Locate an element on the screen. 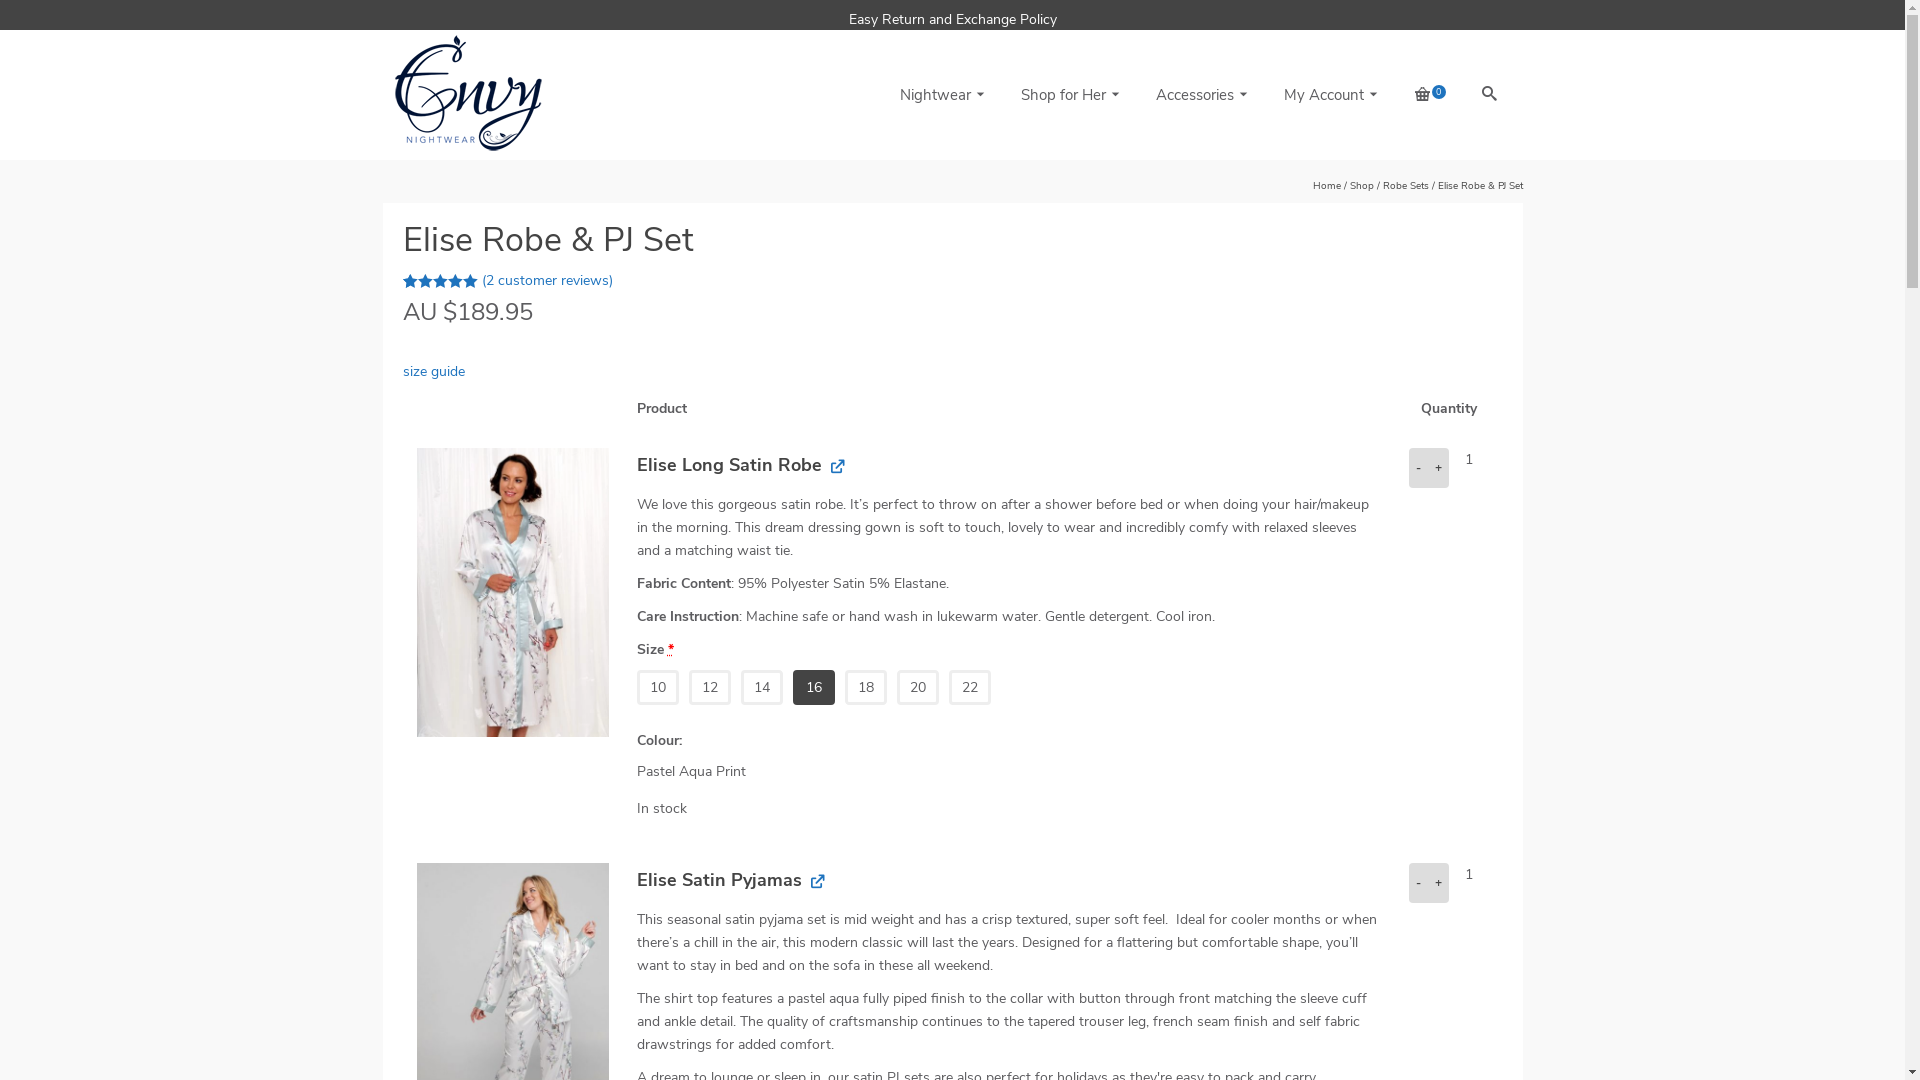 The image size is (1920, 1080). 'Shop for Her' is located at coordinates (1067, 95).